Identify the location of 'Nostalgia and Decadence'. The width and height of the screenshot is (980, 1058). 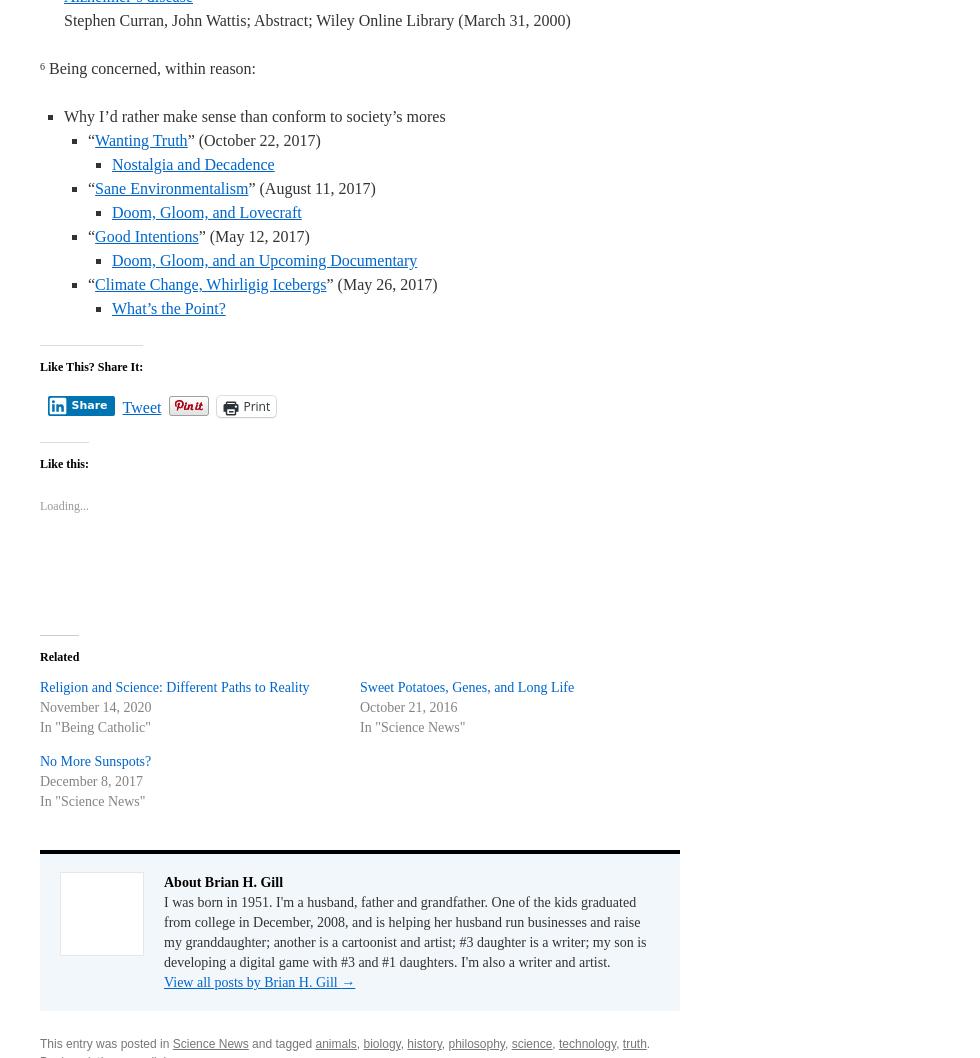
(192, 163).